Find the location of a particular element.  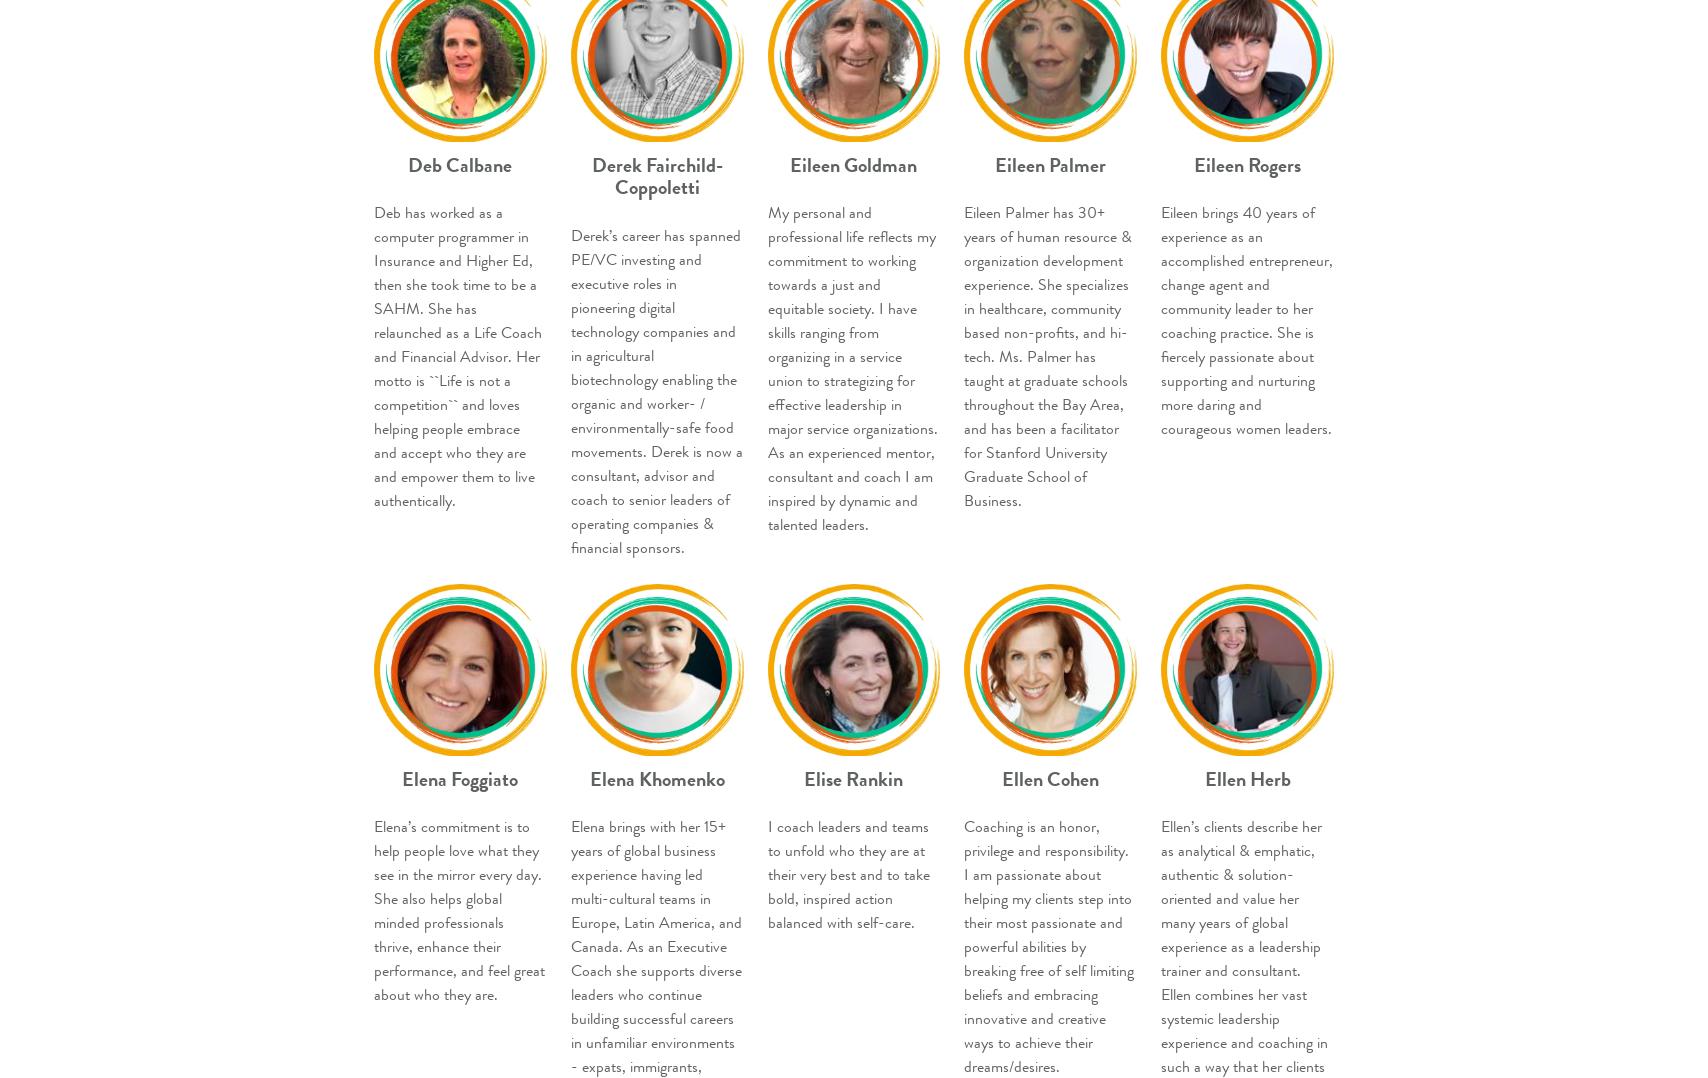

'Eileen Rogers' is located at coordinates (1247, 163).